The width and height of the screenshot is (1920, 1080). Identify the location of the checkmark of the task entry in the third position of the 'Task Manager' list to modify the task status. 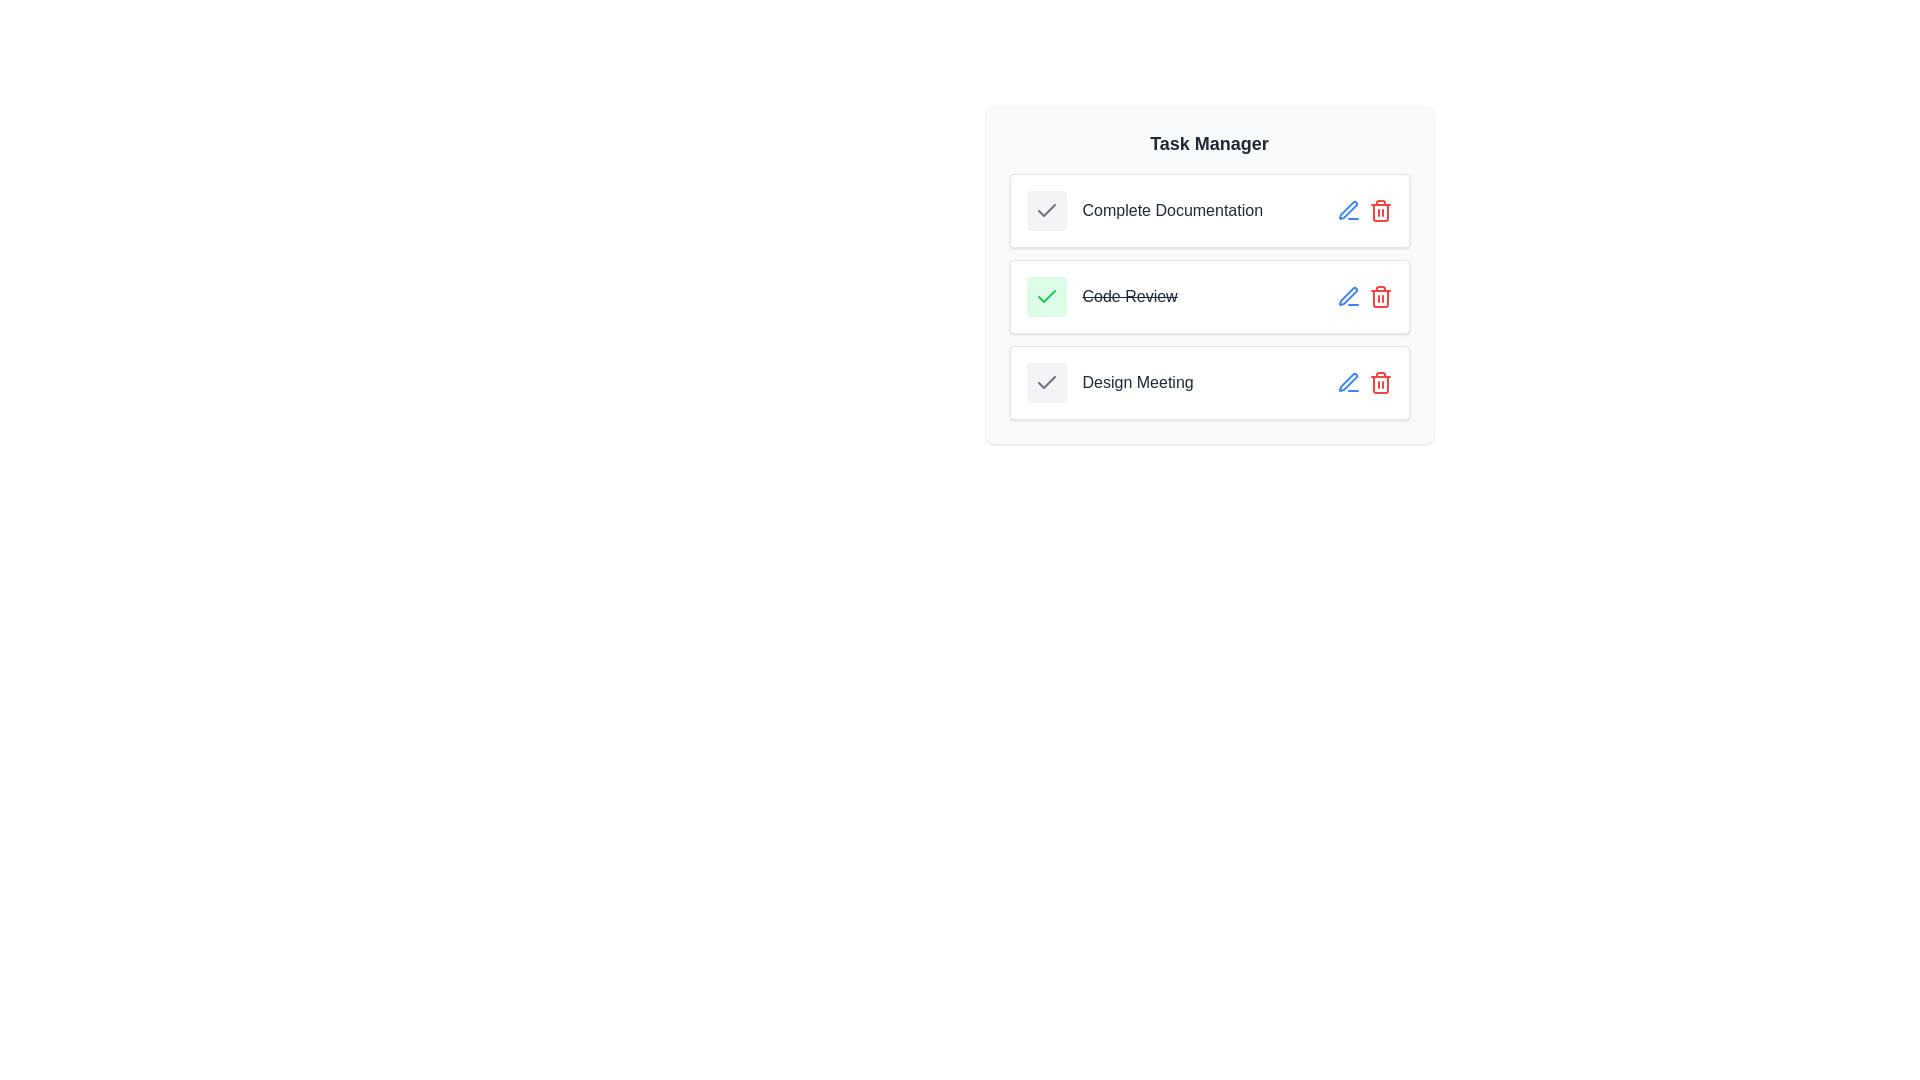
(1208, 382).